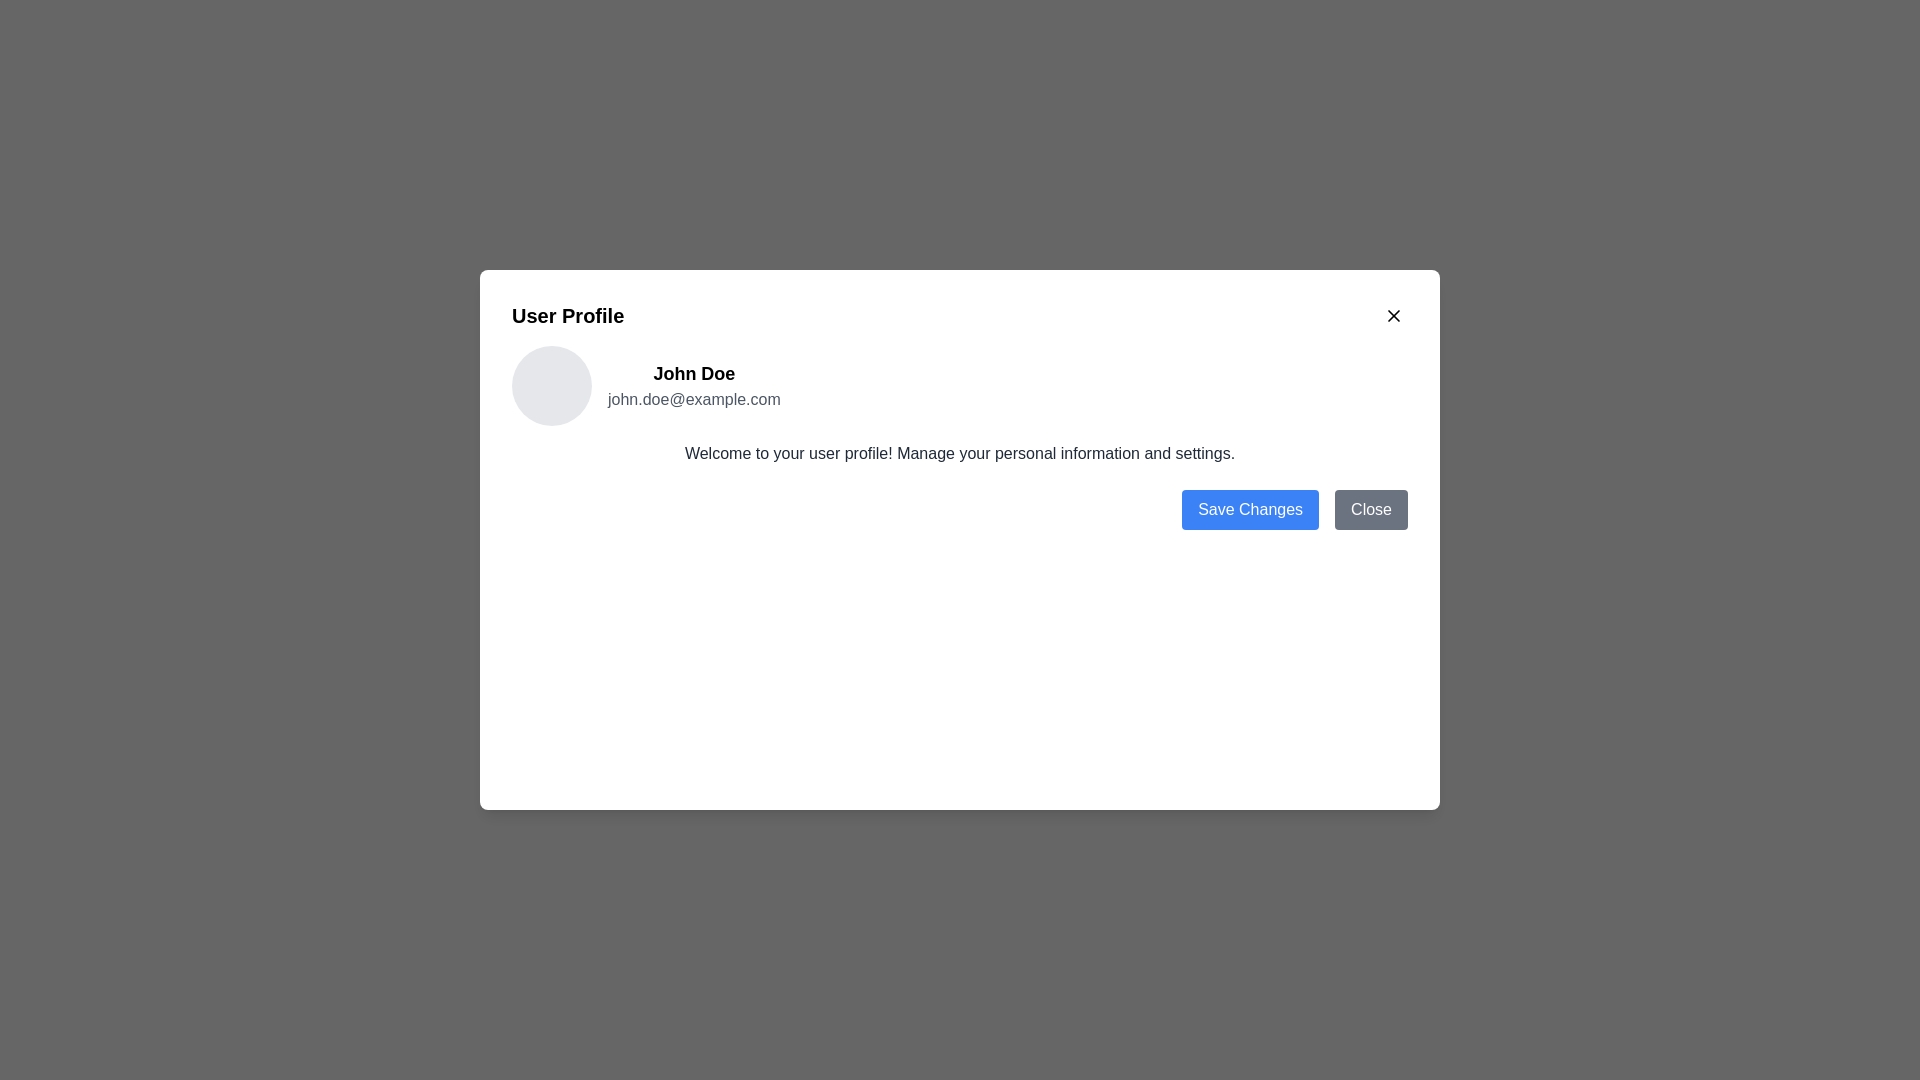 This screenshot has width=1920, height=1080. I want to click on the text block that displays the message 'Welcome to your user profile! Manage your personal information and settings.', so click(960, 454).